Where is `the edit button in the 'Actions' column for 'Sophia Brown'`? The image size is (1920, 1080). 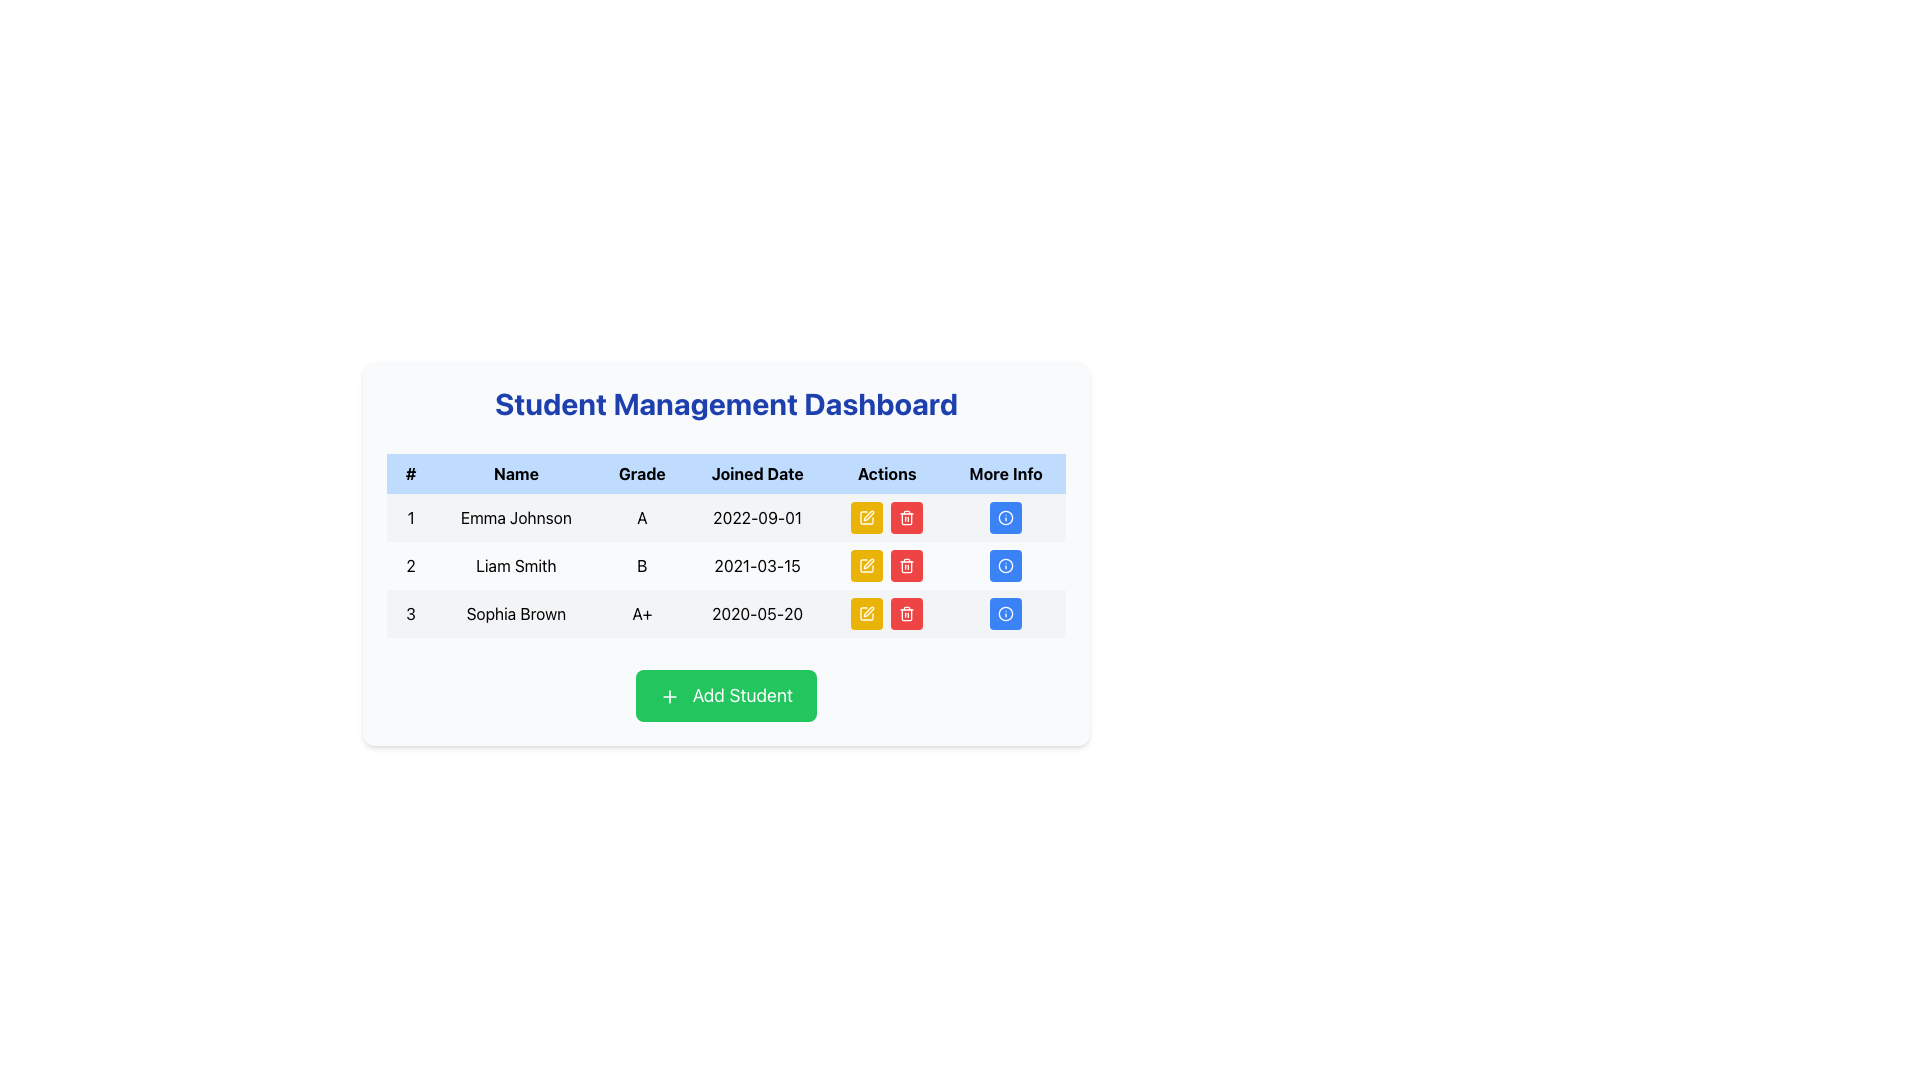 the edit button in the 'Actions' column for 'Sophia Brown' is located at coordinates (867, 612).